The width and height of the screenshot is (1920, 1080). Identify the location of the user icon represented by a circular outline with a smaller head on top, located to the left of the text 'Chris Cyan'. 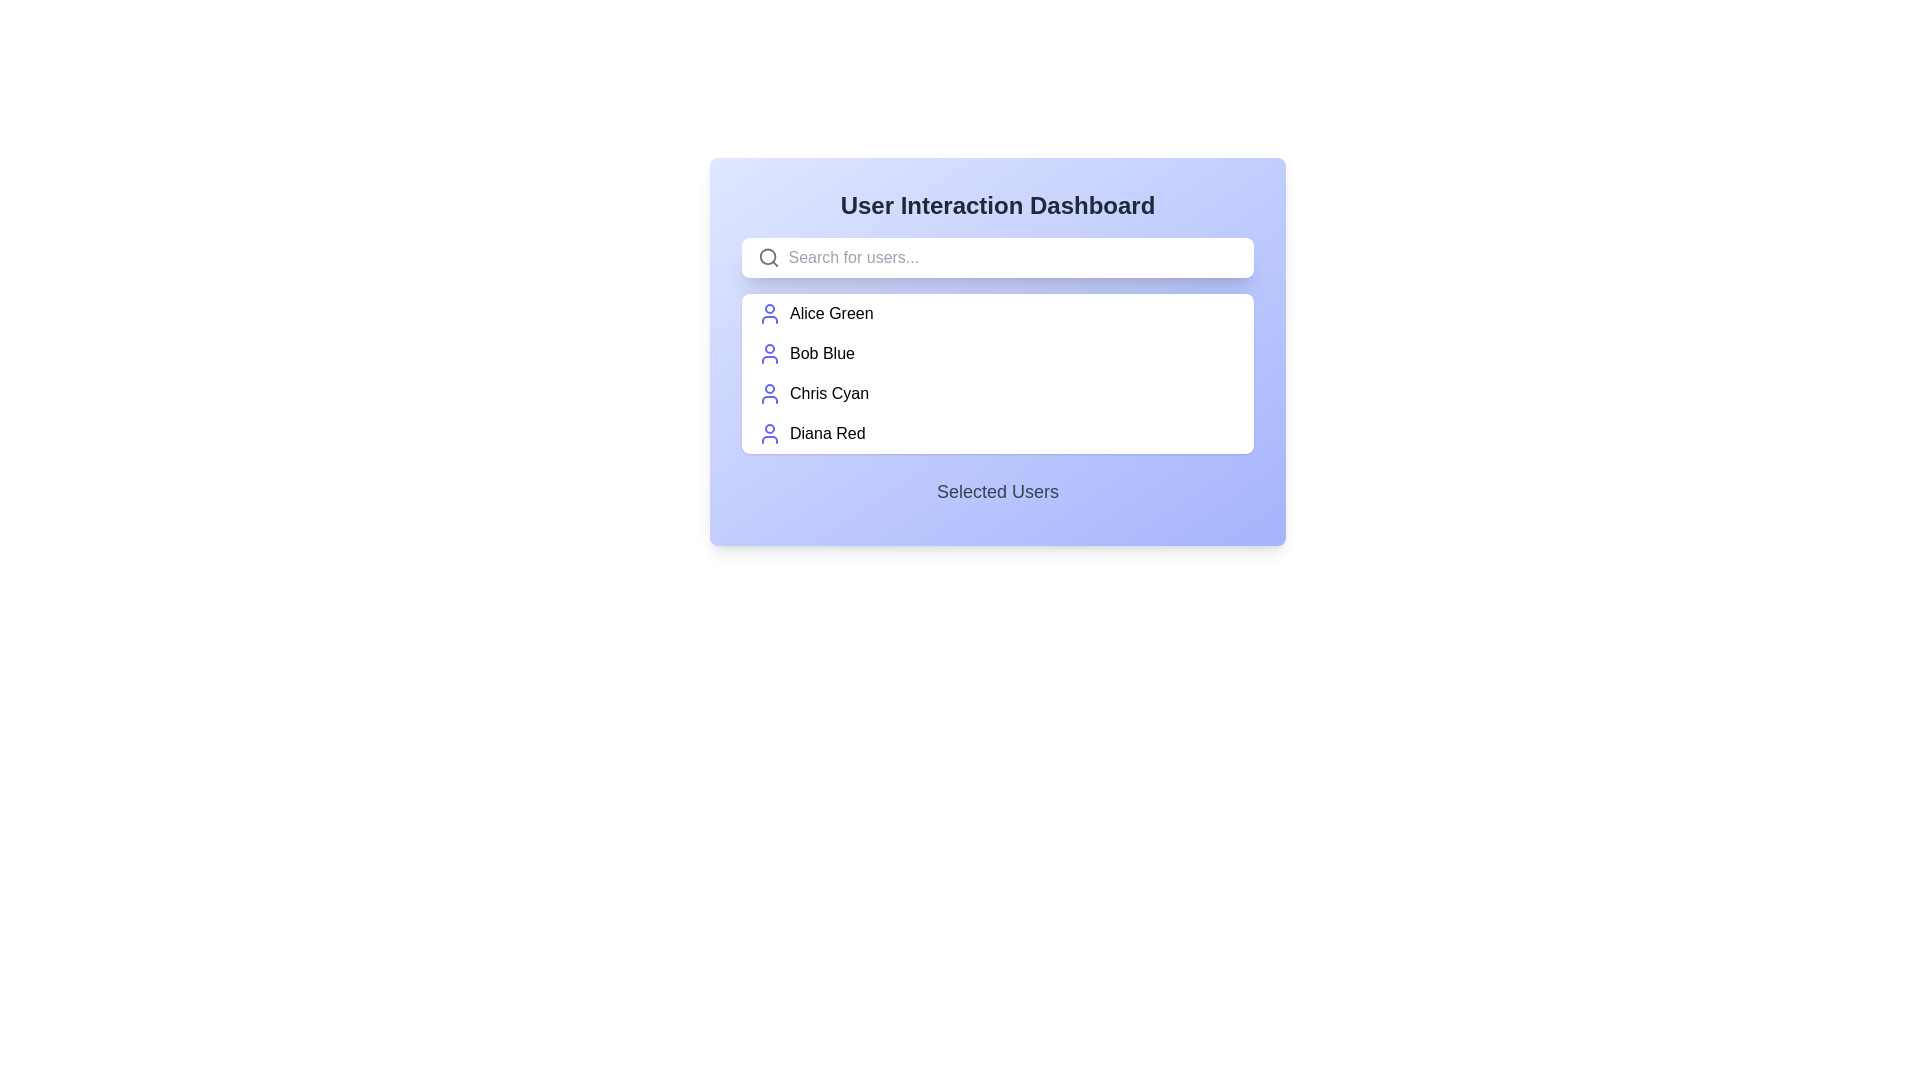
(768, 393).